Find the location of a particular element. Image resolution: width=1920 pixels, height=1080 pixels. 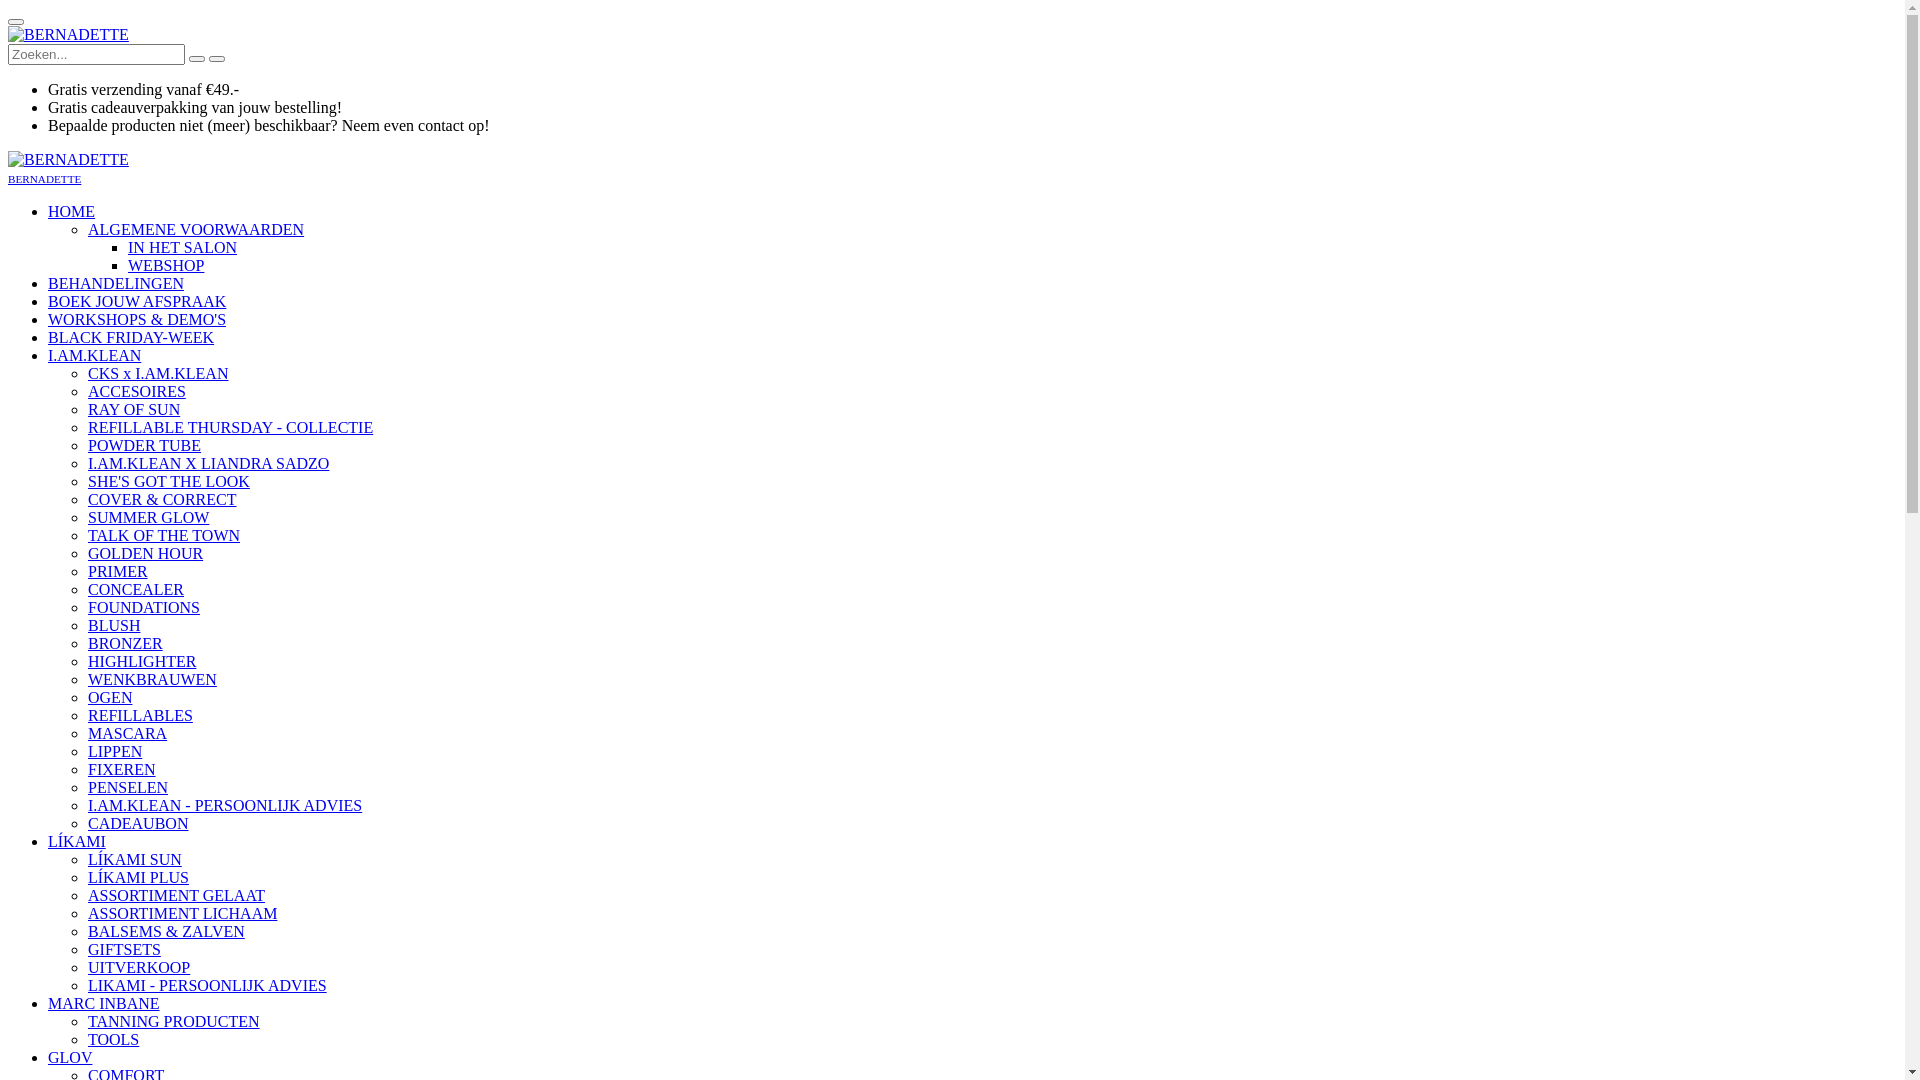

'ASSORTIMENT GELAAT' is located at coordinates (86, 894).